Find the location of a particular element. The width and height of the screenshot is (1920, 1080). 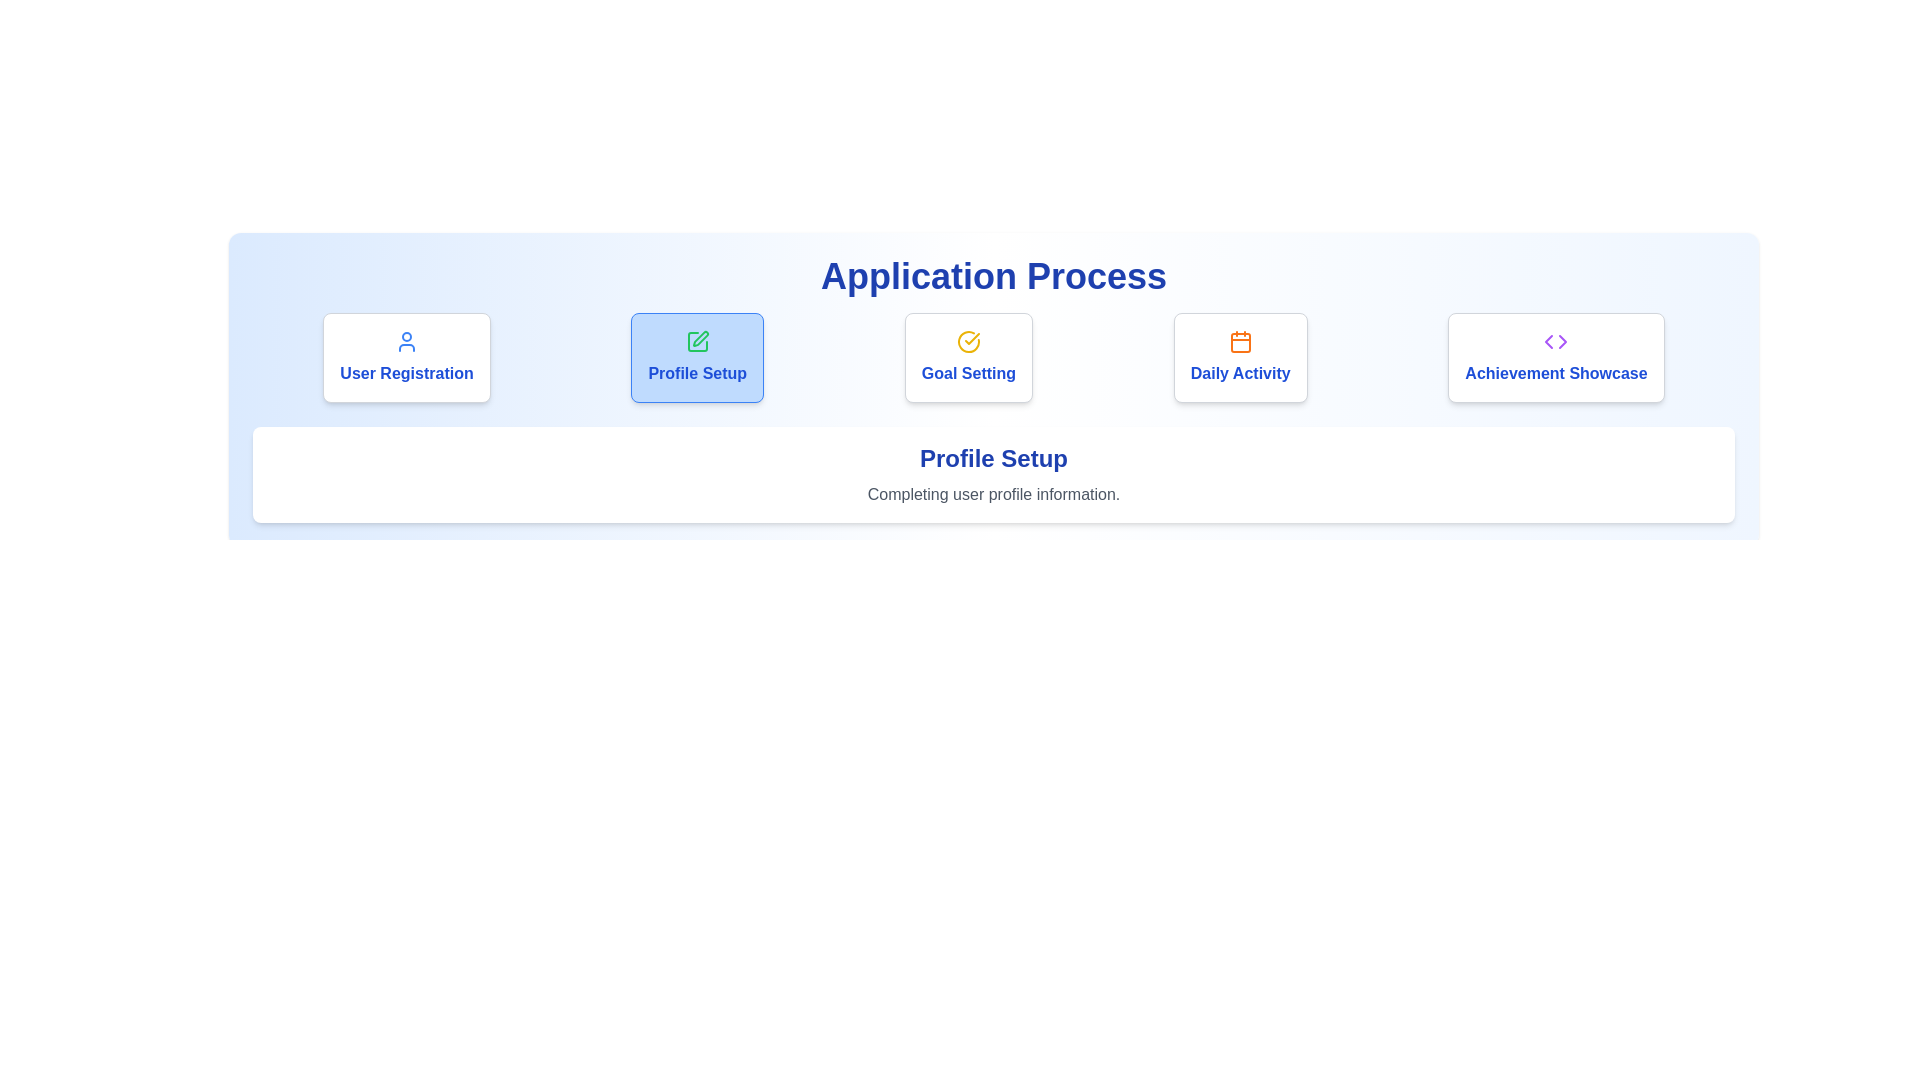

the left-pointing triangle icon inside the 'Achievement Showcase' button, which serves as a visual indicator for navigating to the previous step is located at coordinates (1548, 341).